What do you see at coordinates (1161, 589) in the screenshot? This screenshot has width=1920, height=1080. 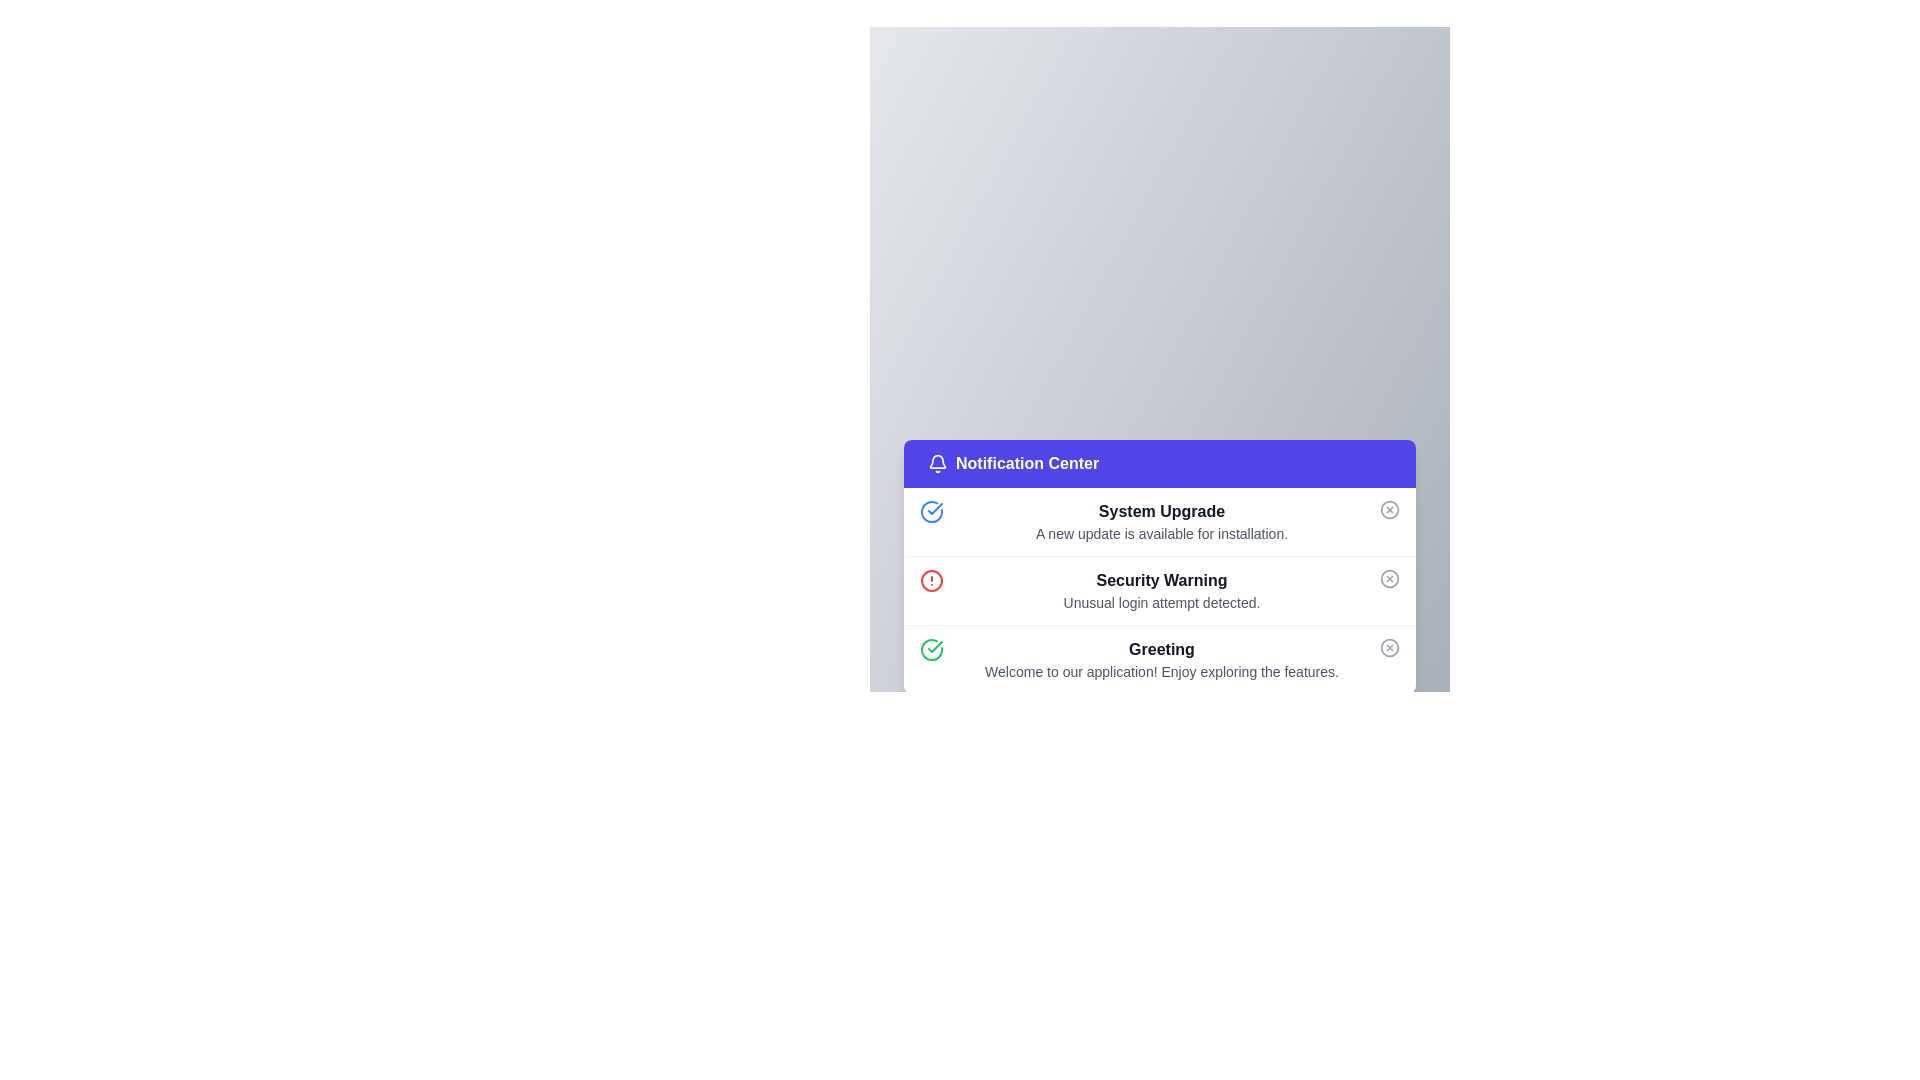 I see `the 'Security Warning' text display component in the Notification Center to access further actions related to the unusual login attempt detected` at bounding box center [1161, 589].